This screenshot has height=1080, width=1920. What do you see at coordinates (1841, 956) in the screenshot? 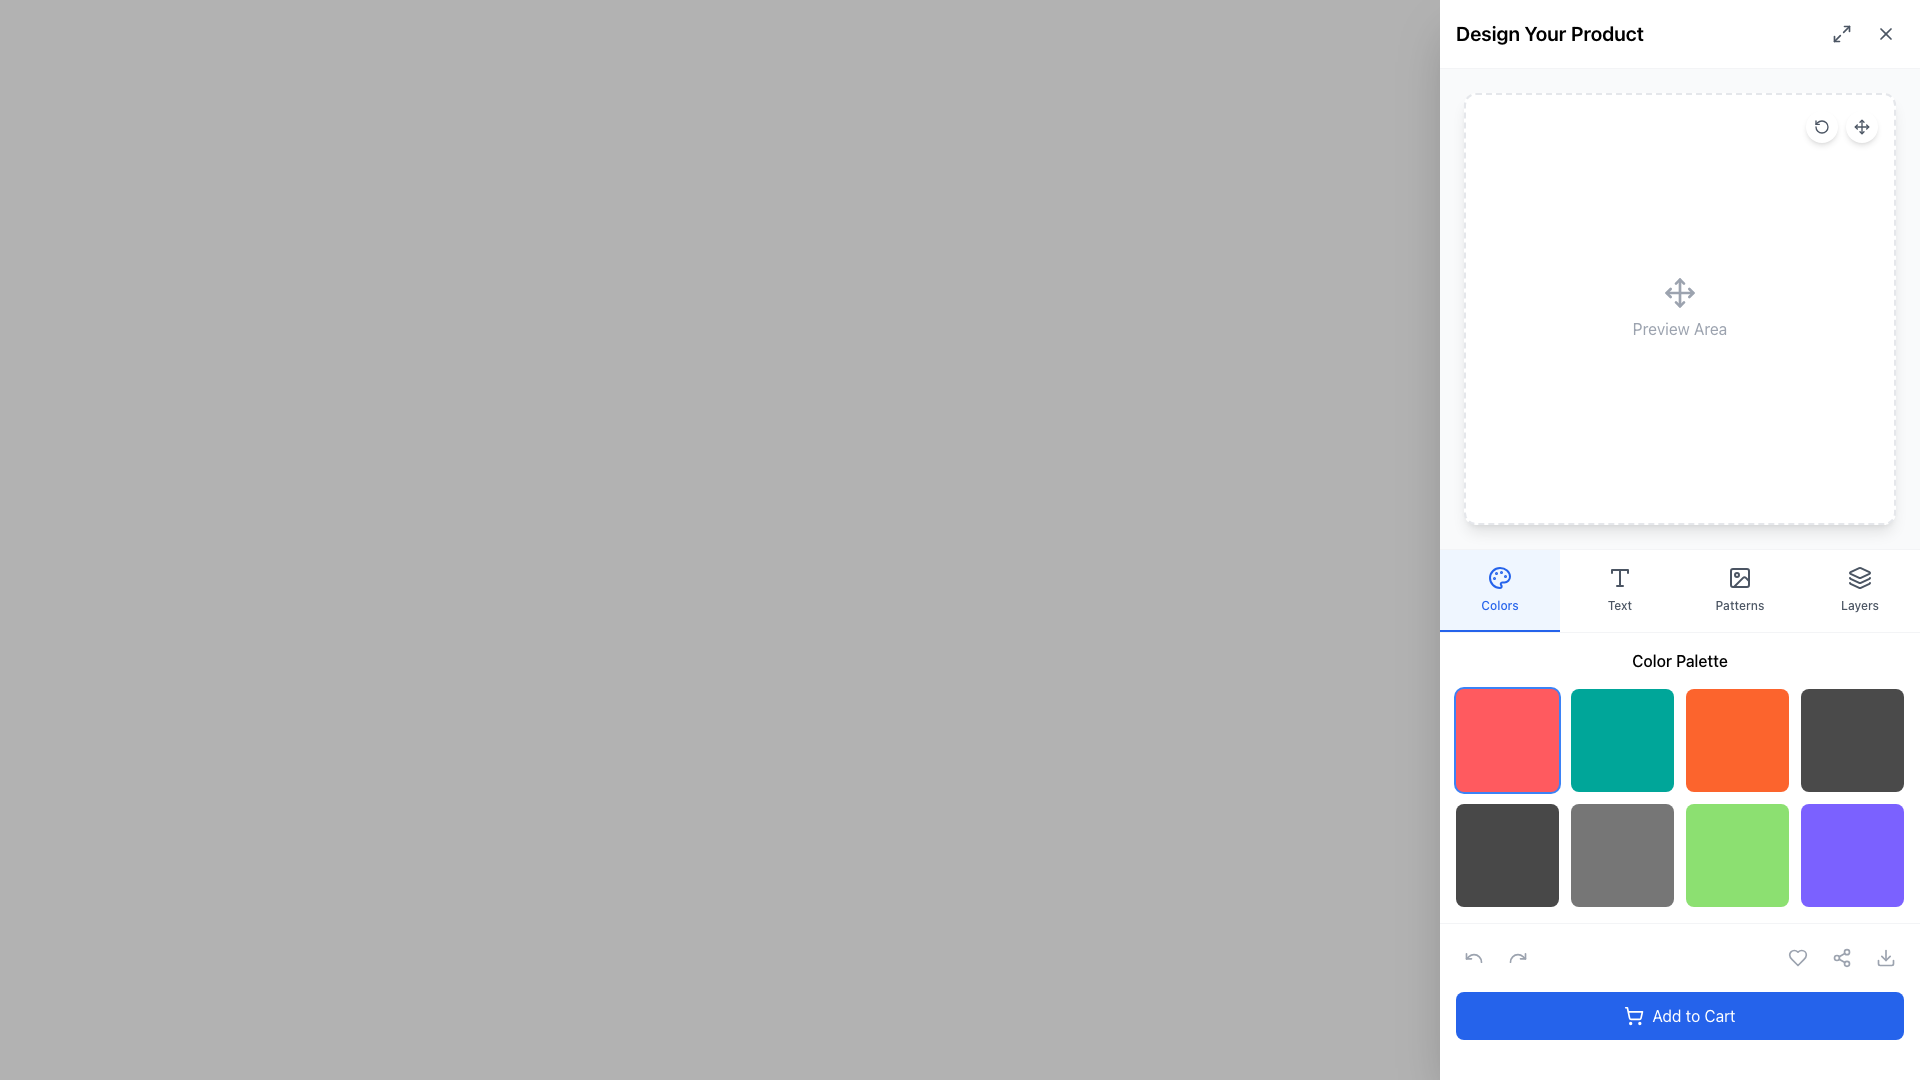
I see `the sharing icon, which is the second icon in the horizontal cluster at the bottom bar of the interface` at bounding box center [1841, 956].